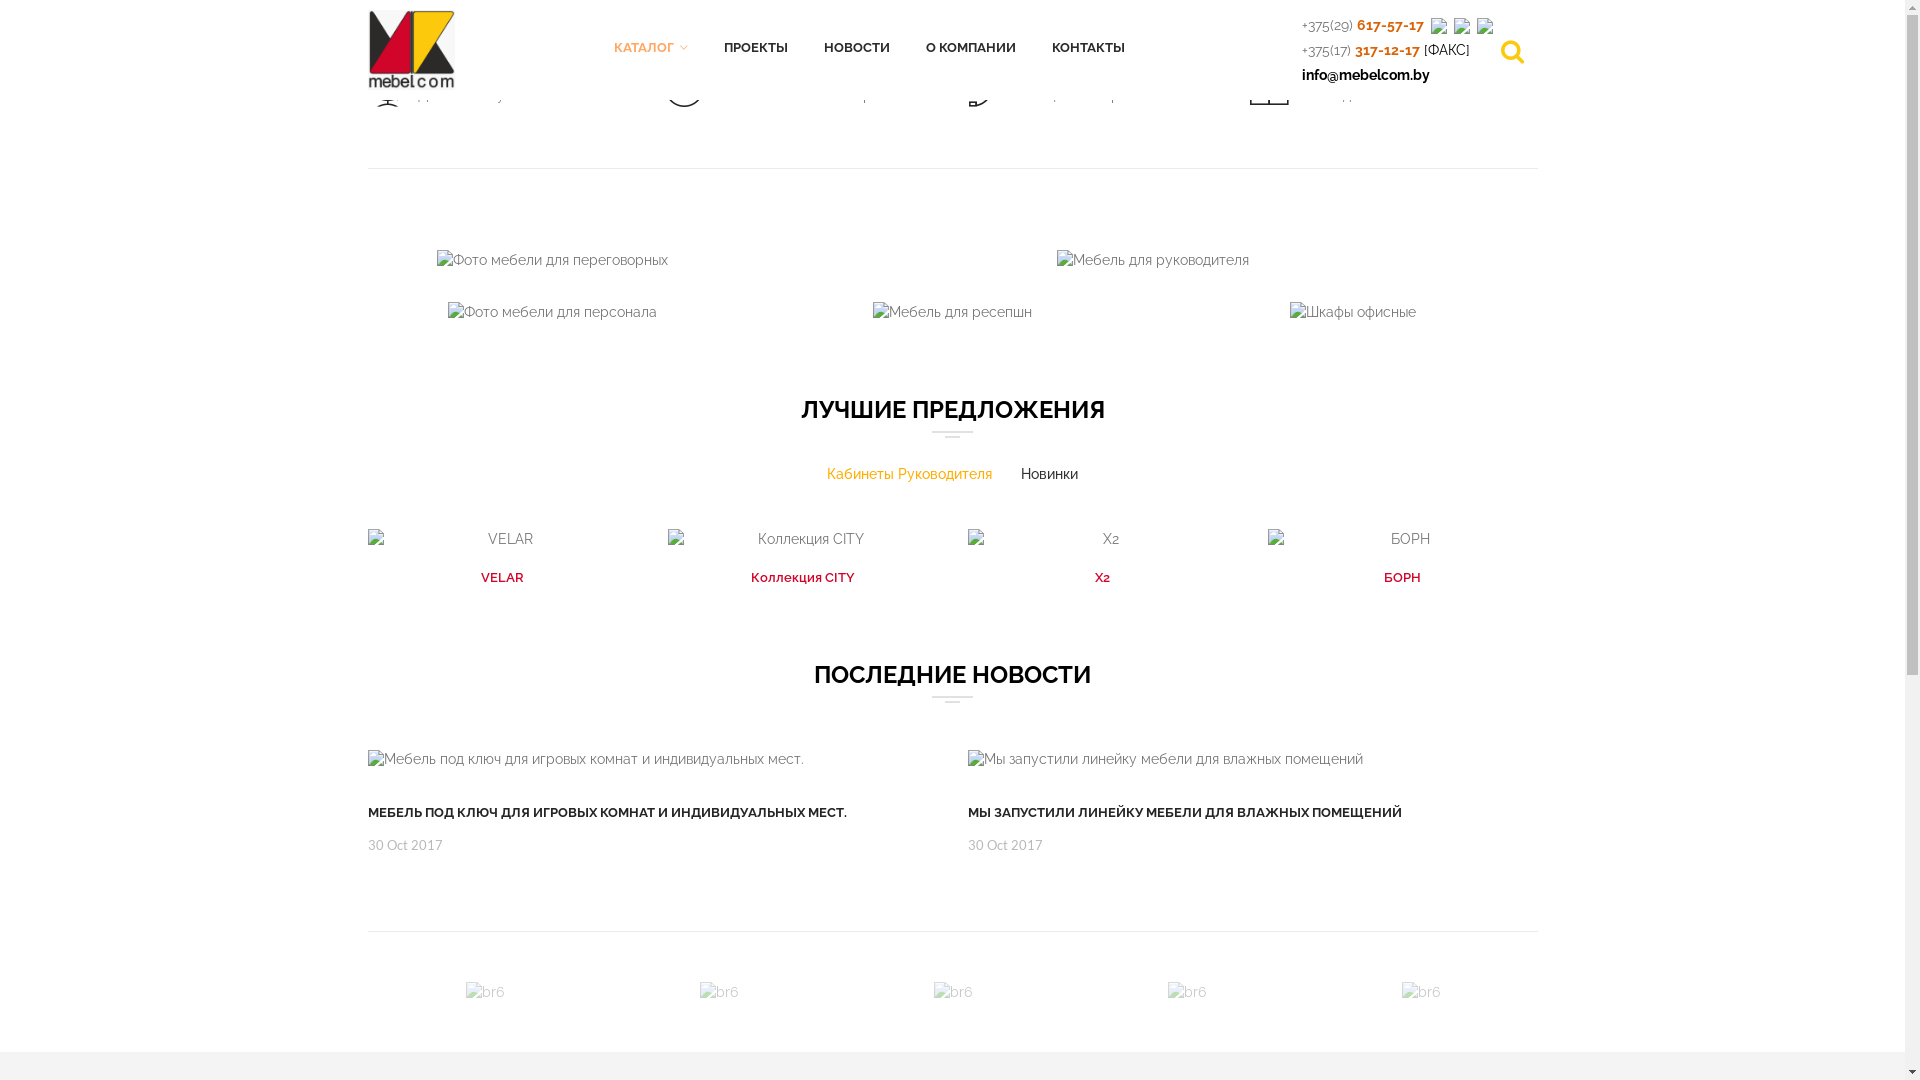 The height and width of the screenshot is (1080, 1920). What do you see at coordinates (1301, 24) in the screenshot?
I see `'+375(29) 617-57-17'` at bounding box center [1301, 24].